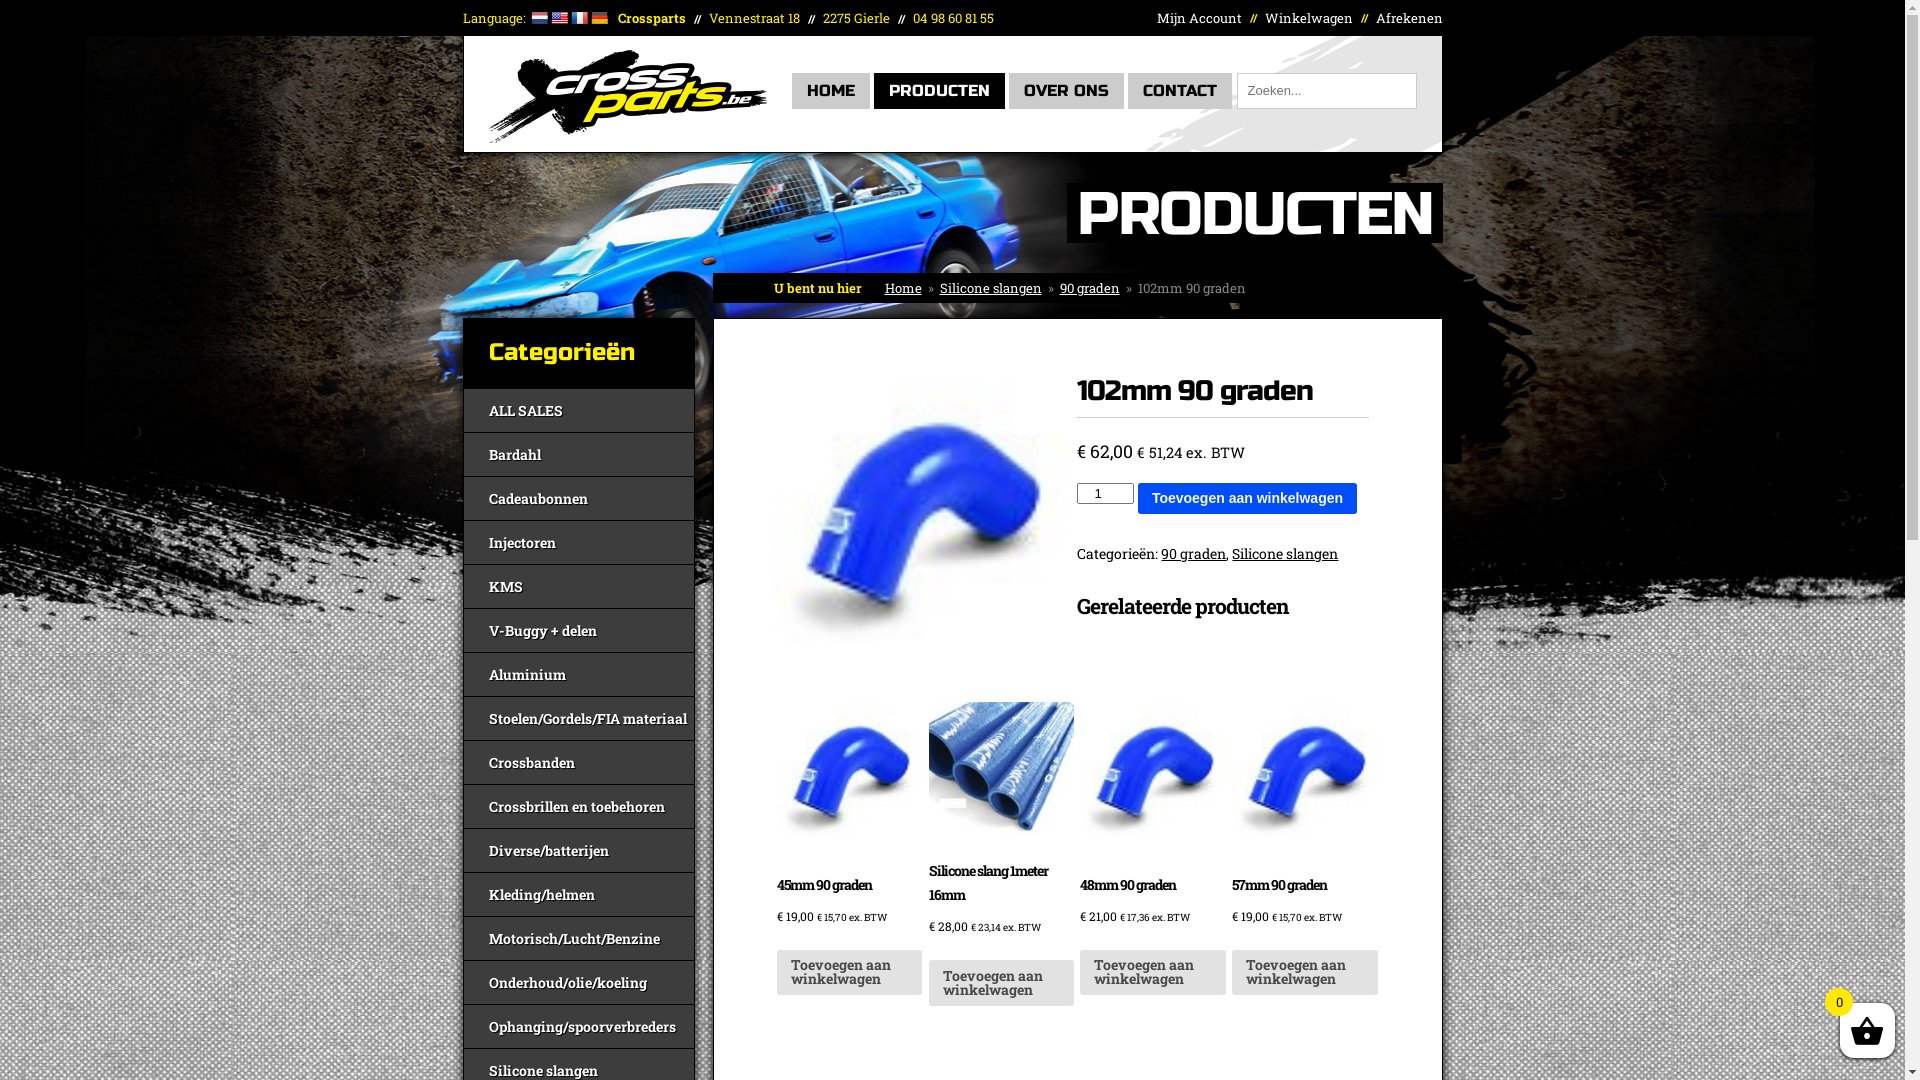 Image resolution: width=1920 pixels, height=1080 pixels. Describe the element at coordinates (578, 496) in the screenshot. I see `'Cadeaubonnen'` at that location.